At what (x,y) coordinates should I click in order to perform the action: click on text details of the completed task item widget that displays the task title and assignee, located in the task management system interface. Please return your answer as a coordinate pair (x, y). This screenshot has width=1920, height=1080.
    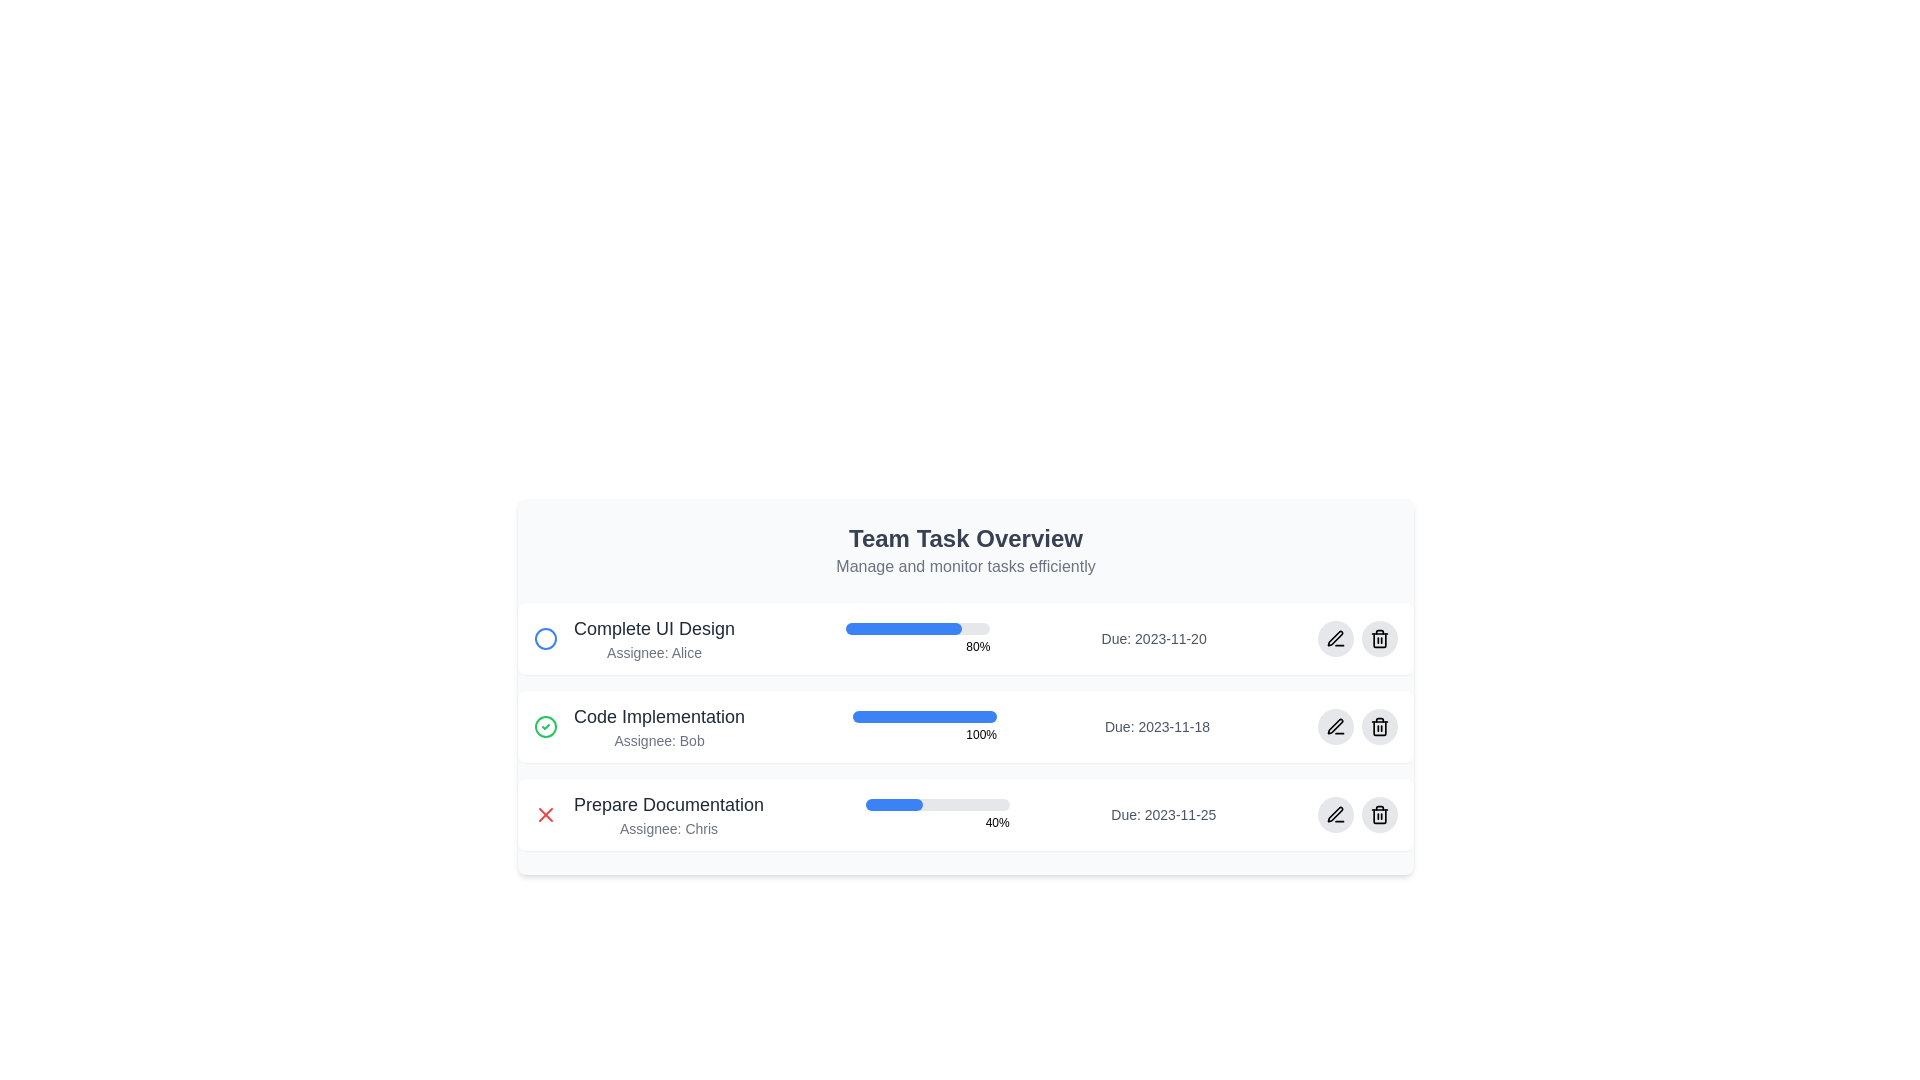
    Looking at the image, I should click on (638, 726).